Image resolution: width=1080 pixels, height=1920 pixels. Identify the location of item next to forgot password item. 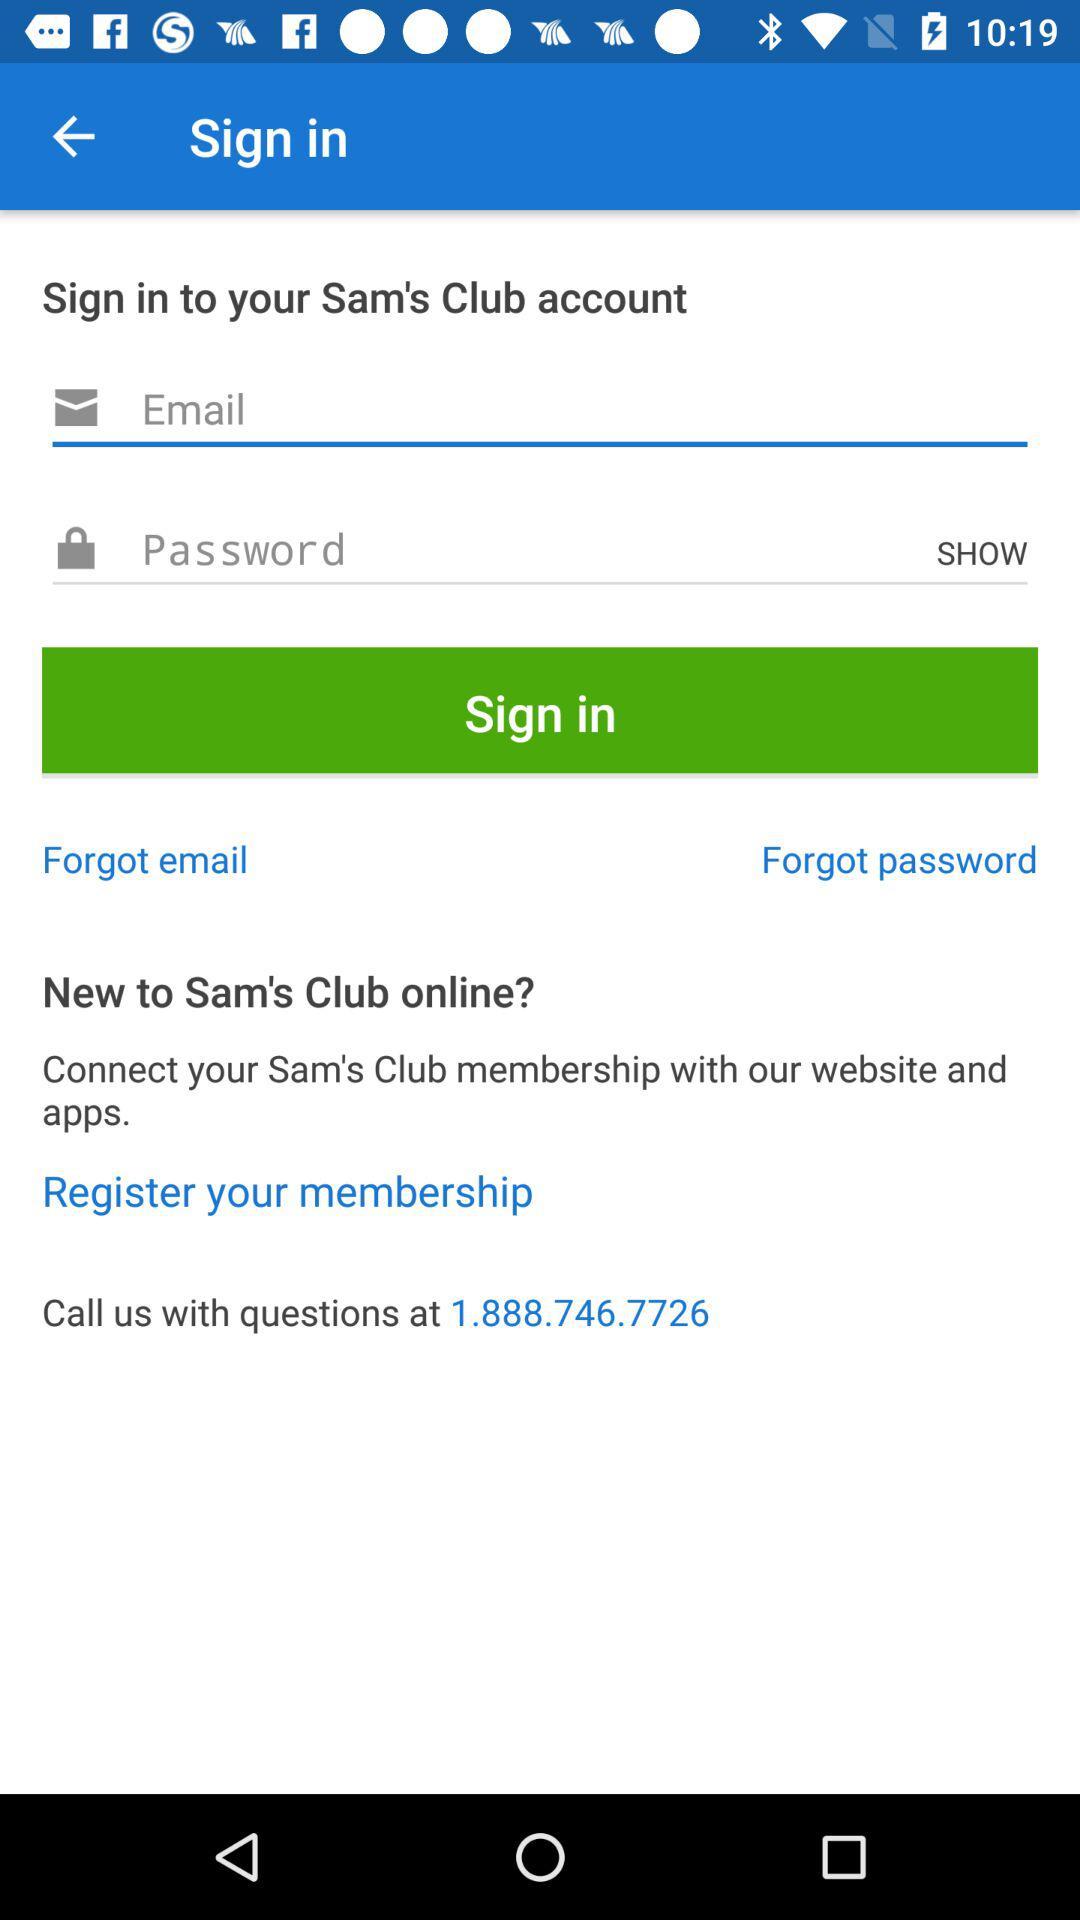
(144, 858).